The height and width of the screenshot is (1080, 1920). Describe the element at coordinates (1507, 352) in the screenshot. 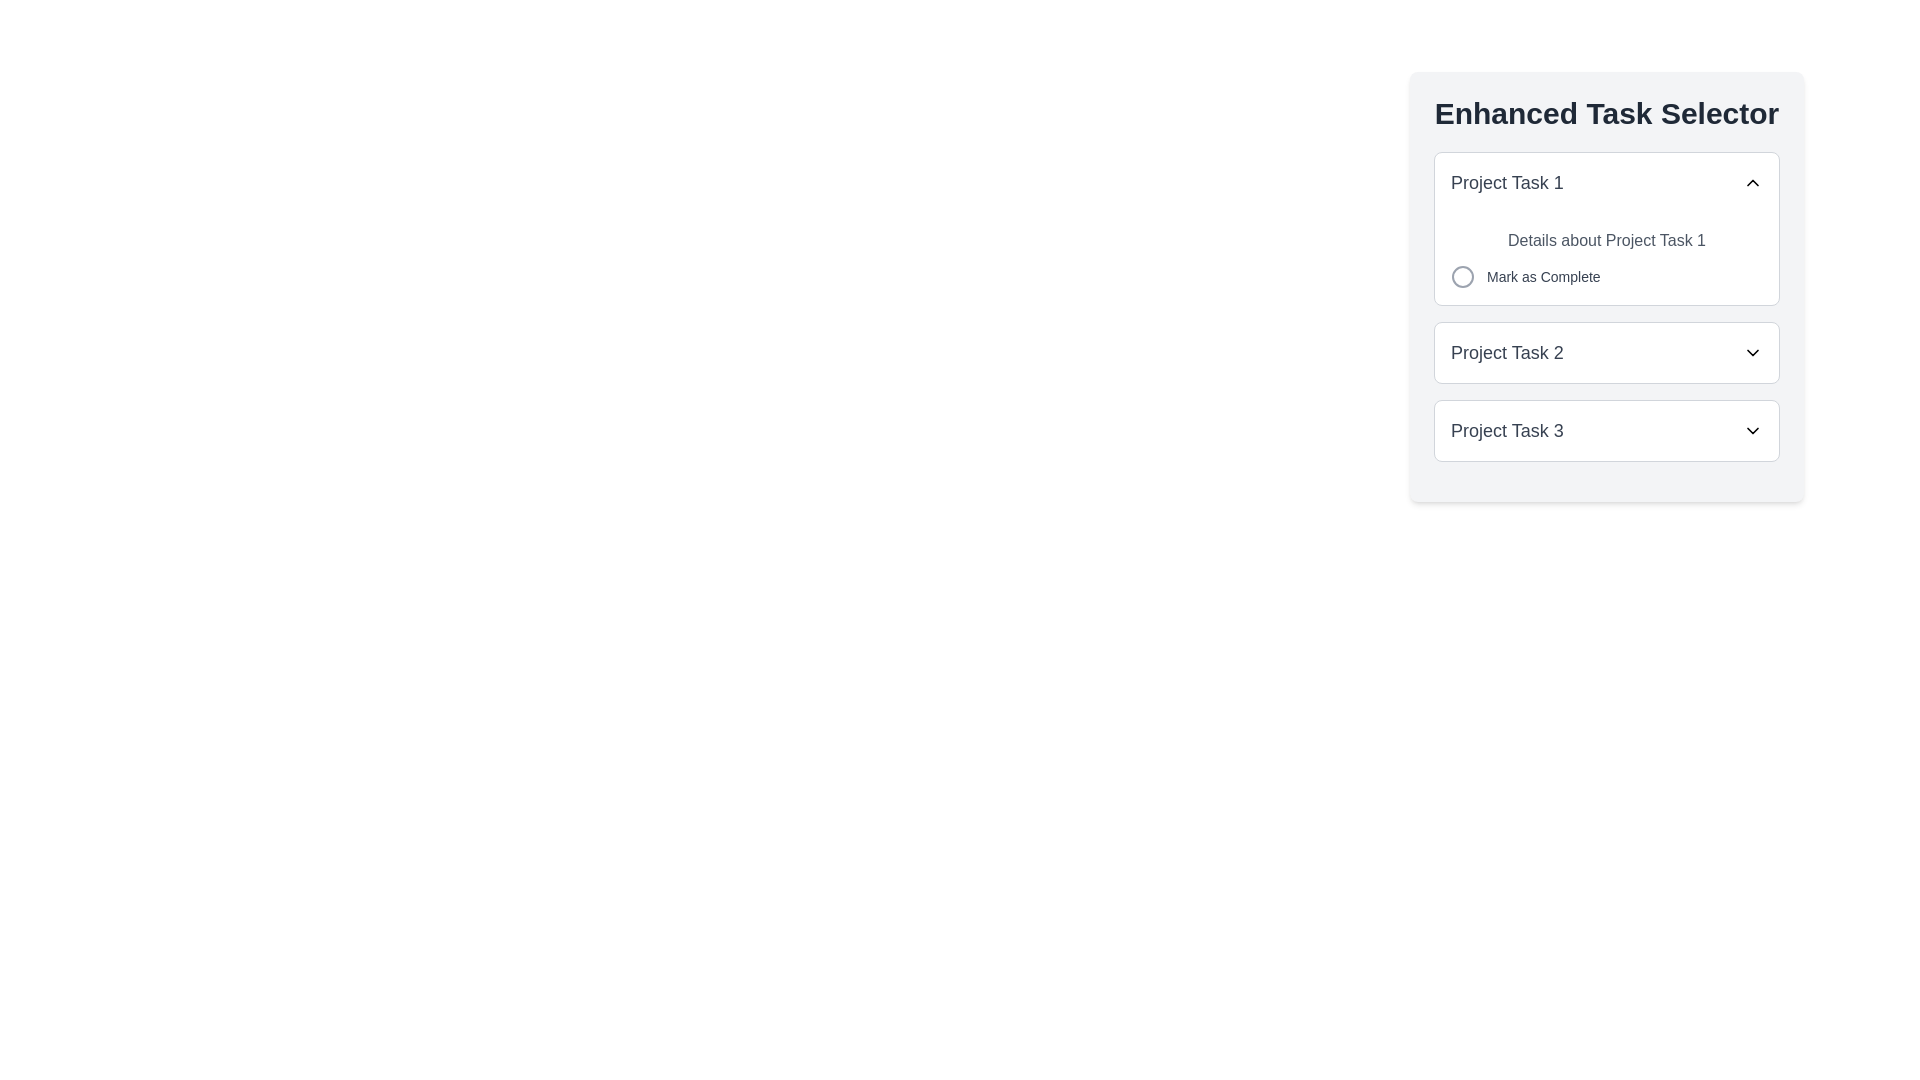

I see `the text label displaying 'Project Task 2'` at that location.